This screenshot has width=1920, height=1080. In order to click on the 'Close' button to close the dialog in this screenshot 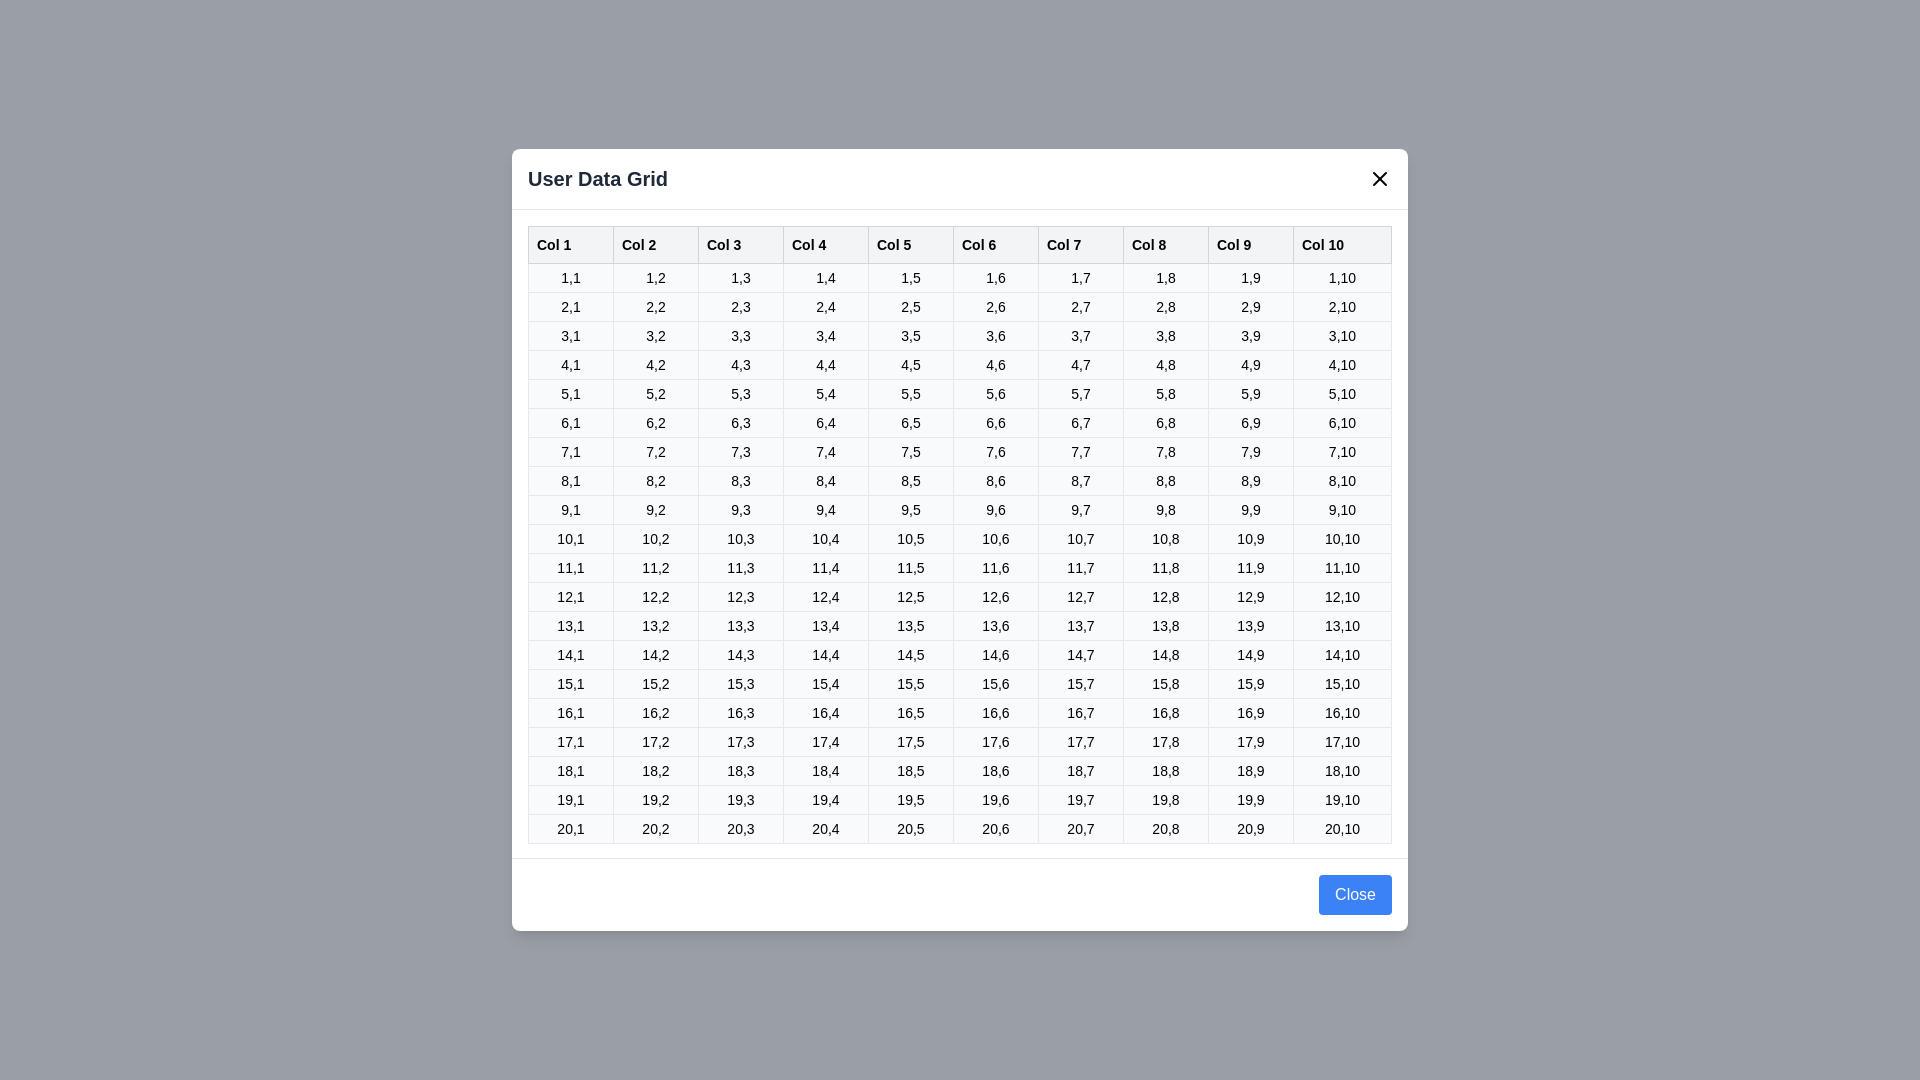, I will do `click(1354, 893)`.